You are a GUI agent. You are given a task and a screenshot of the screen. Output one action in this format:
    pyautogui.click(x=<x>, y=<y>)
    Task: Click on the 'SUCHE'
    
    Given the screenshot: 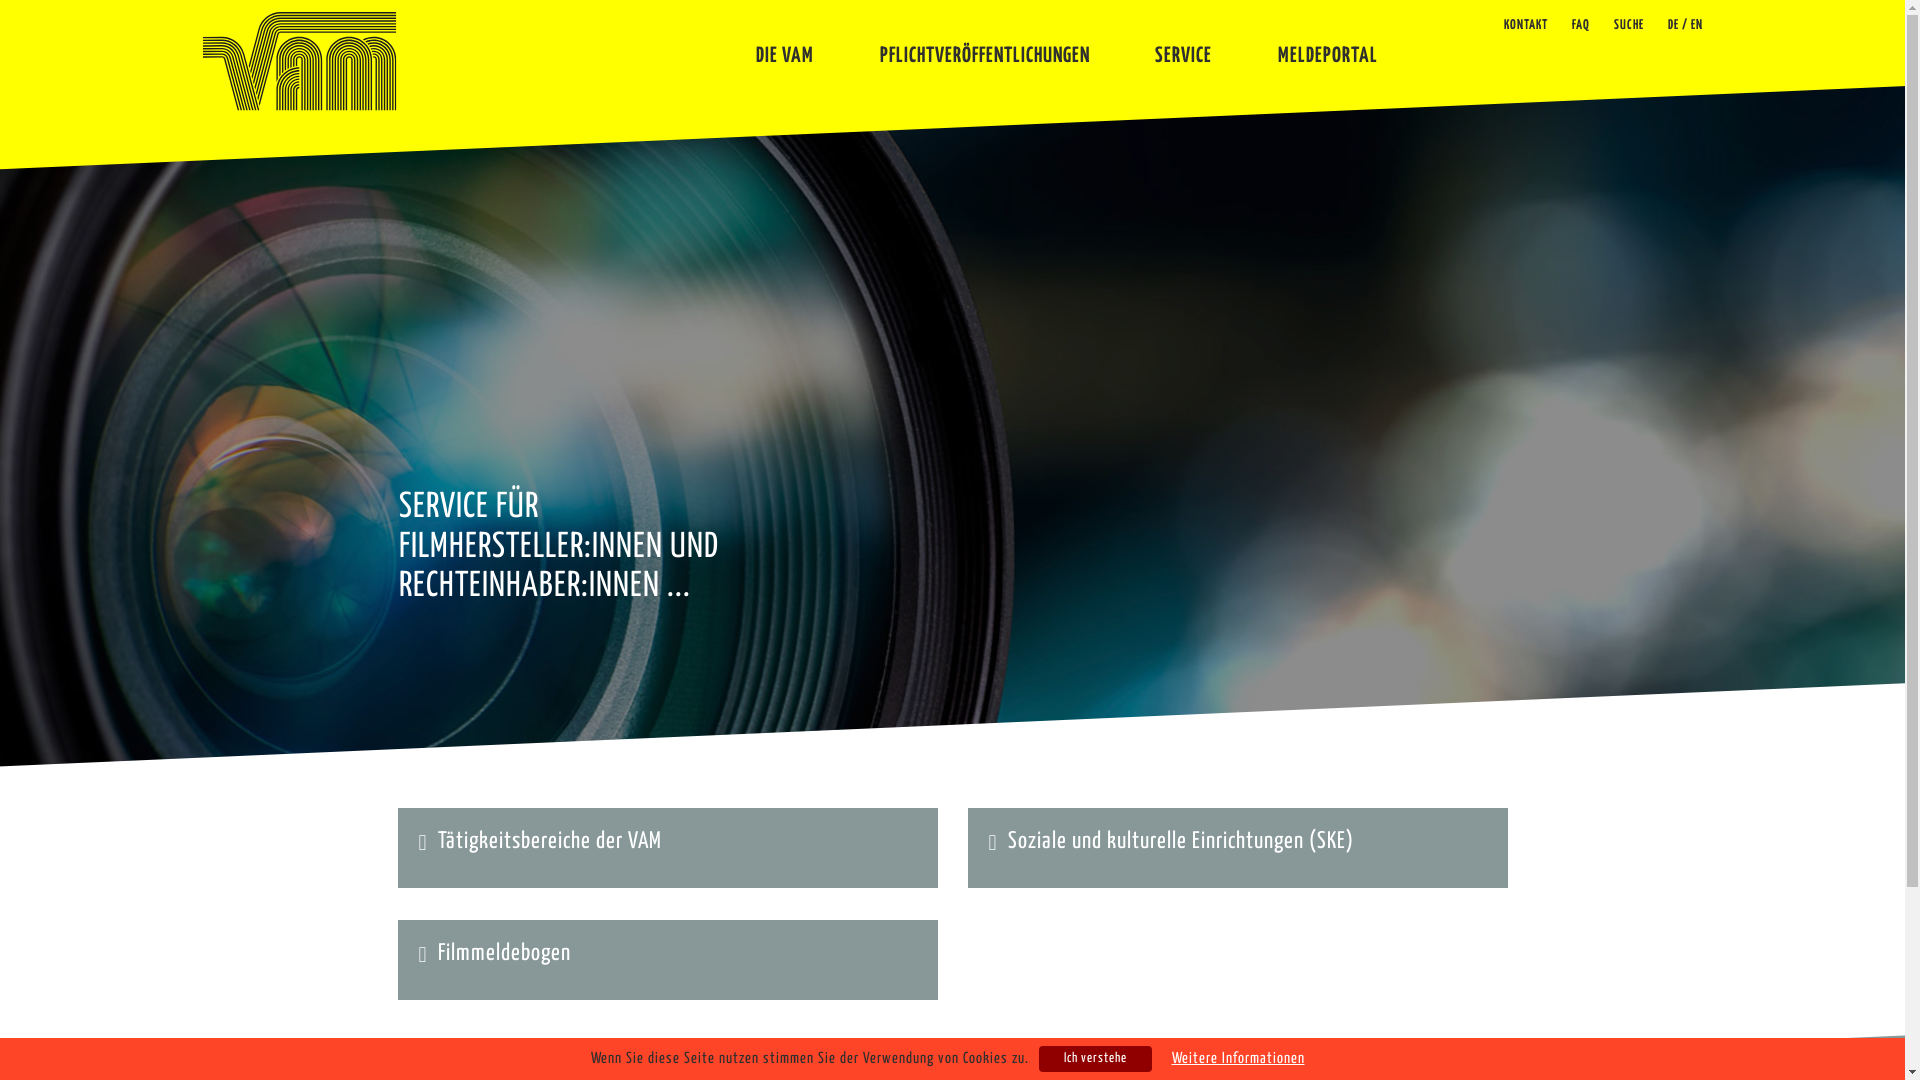 What is the action you would take?
    pyautogui.click(x=1628, y=25)
    